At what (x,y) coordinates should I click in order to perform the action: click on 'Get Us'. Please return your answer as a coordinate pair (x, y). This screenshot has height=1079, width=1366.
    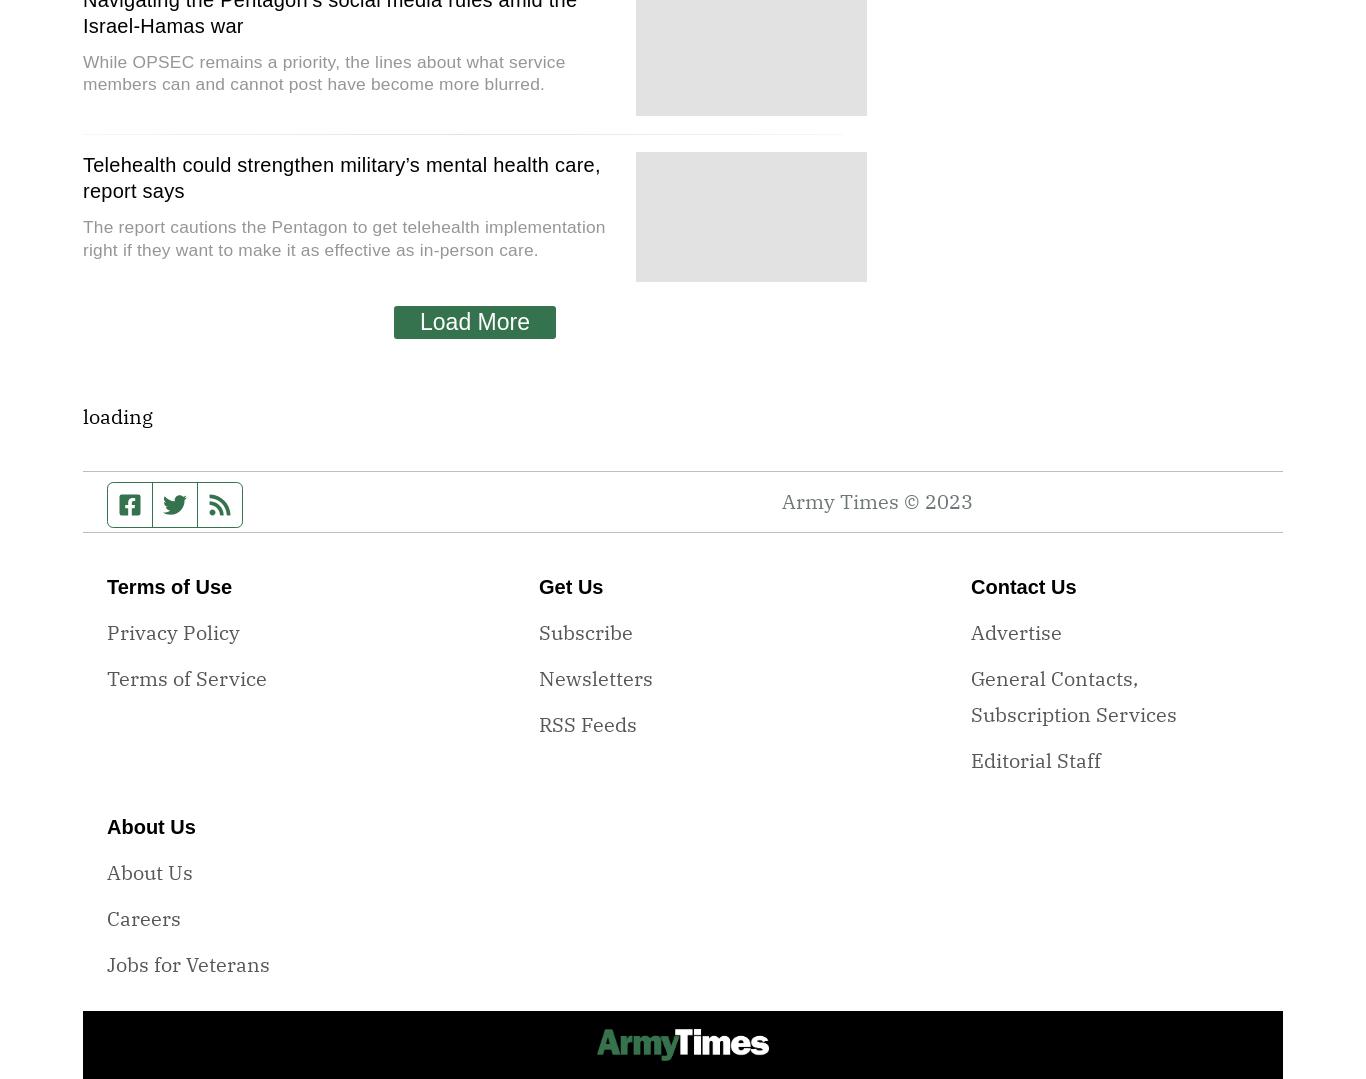
    Looking at the image, I should click on (569, 586).